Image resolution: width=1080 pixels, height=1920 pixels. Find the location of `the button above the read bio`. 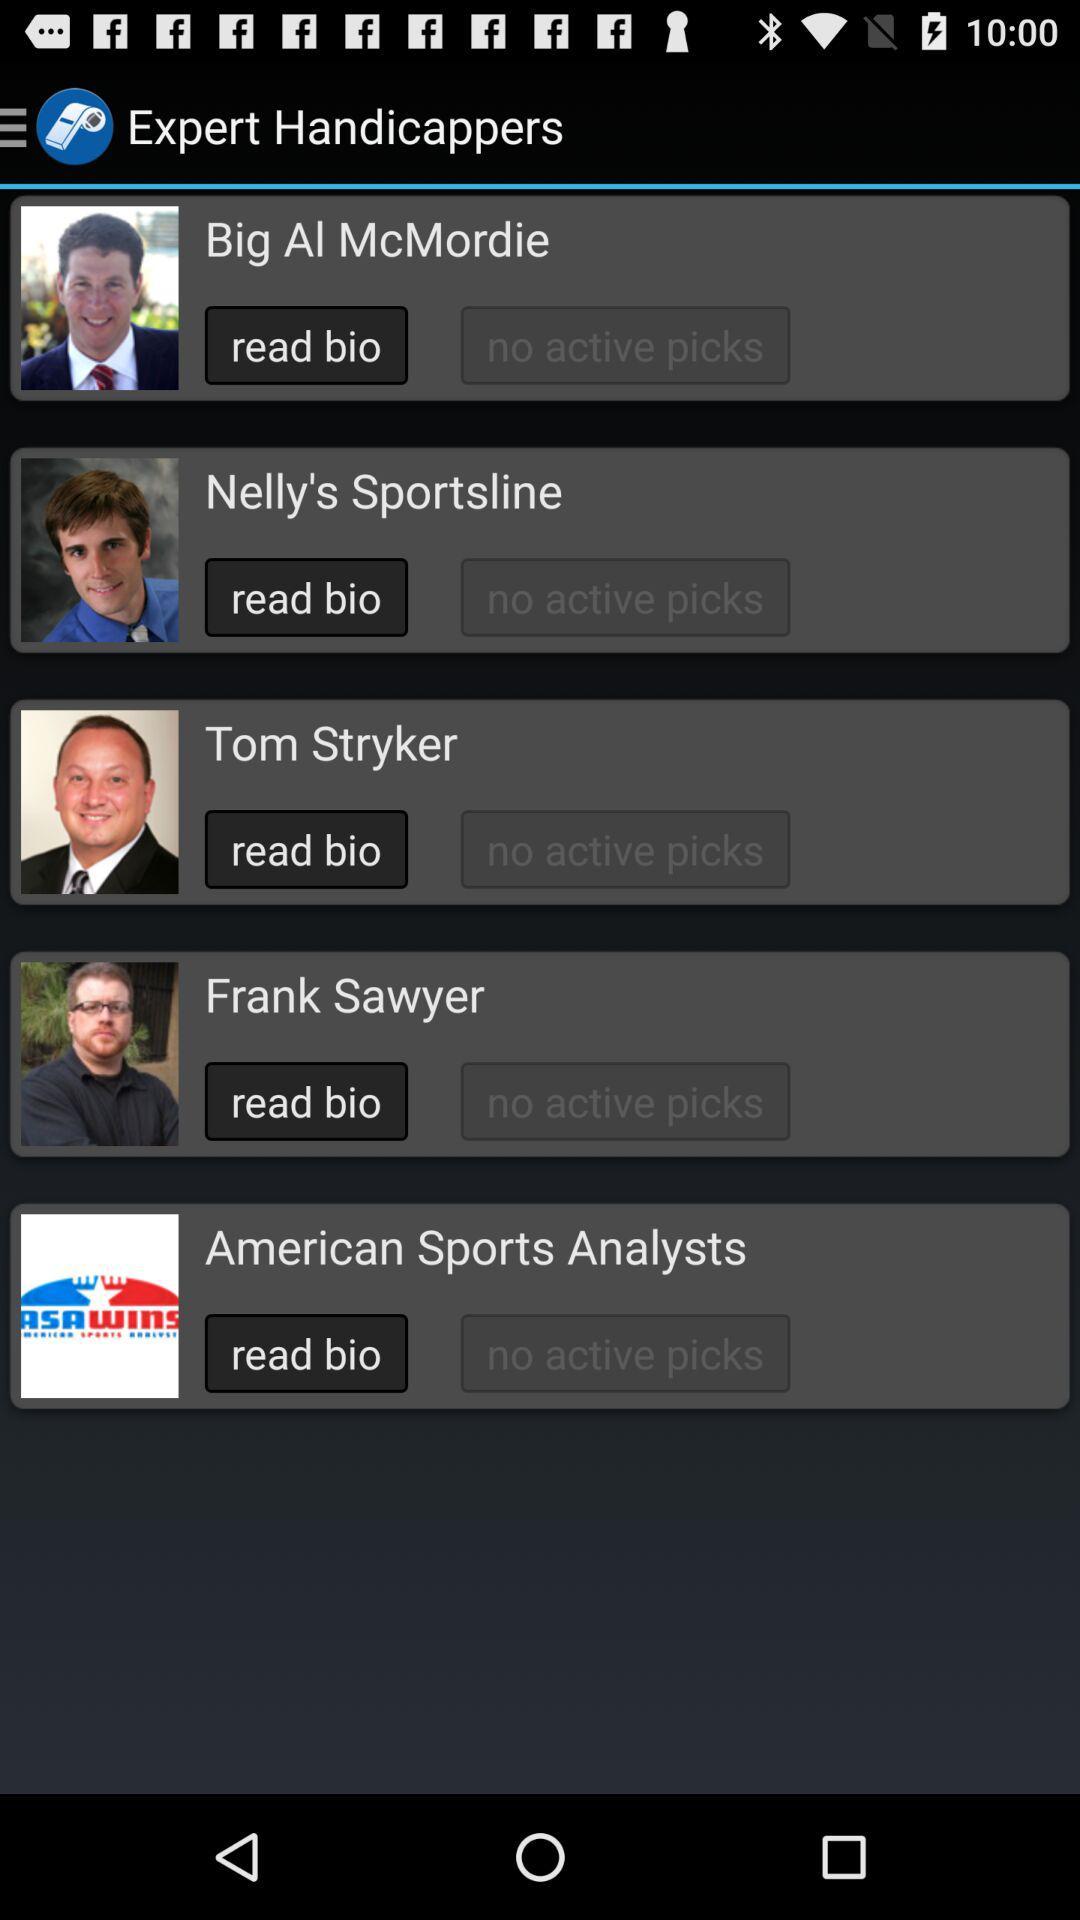

the button above the read bio is located at coordinates (475, 1245).